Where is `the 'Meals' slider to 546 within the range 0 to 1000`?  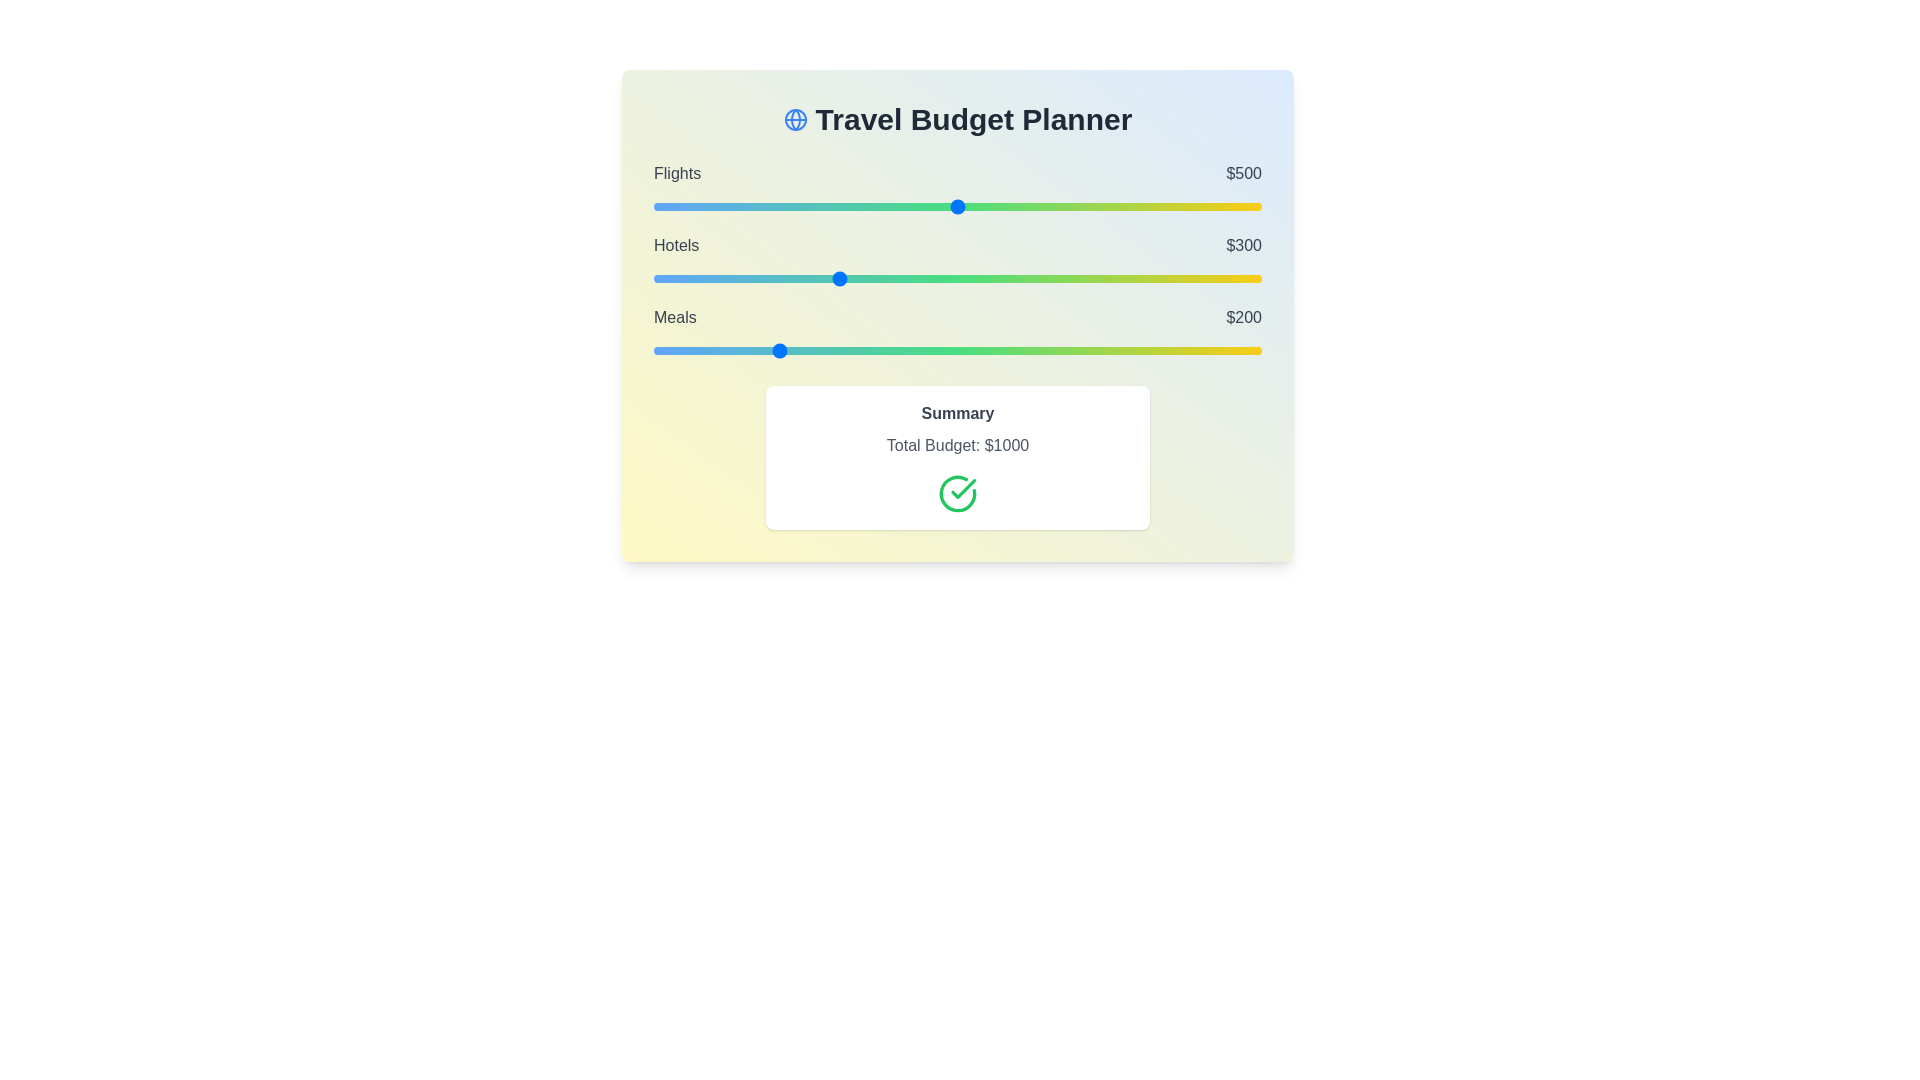 the 'Meals' slider to 546 within the range 0 to 1000 is located at coordinates (985, 350).